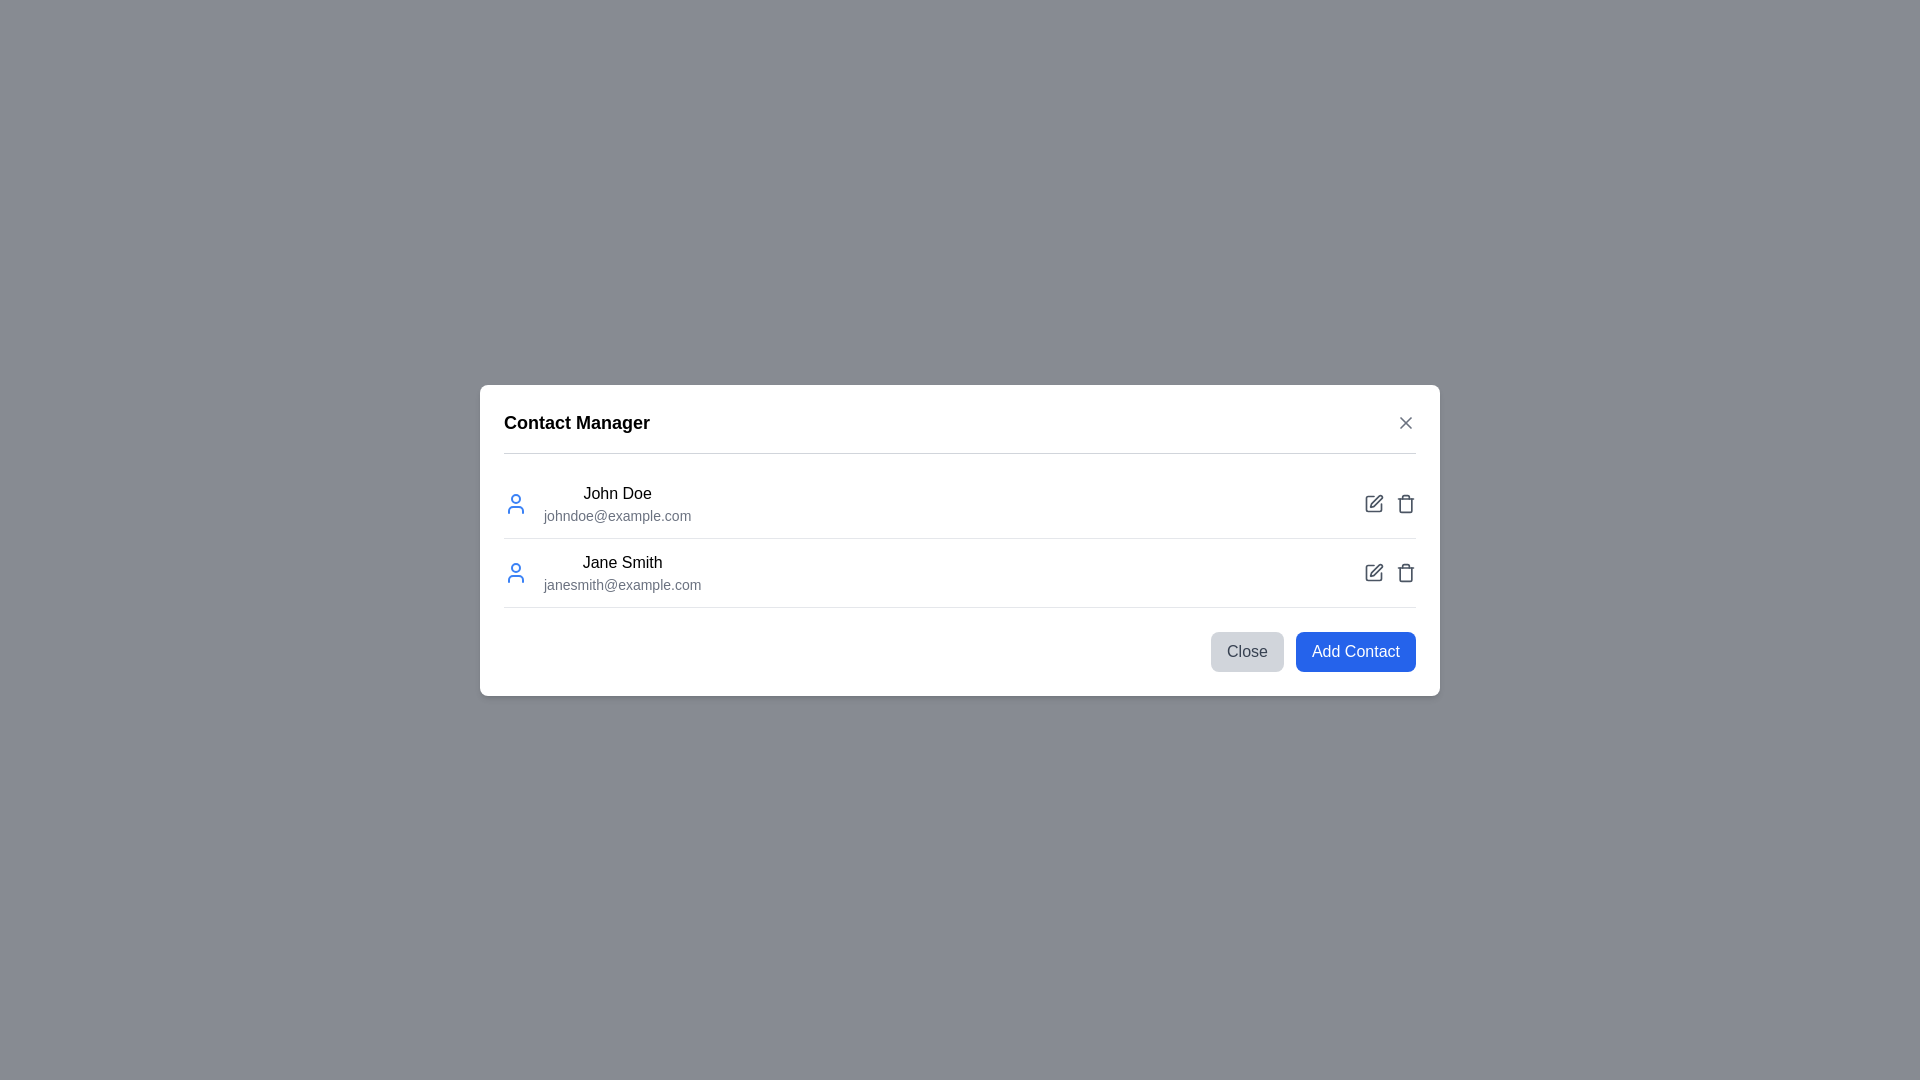 This screenshot has width=1920, height=1080. Describe the element at coordinates (601, 572) in the screenshot. I see `the second contact item in the 'Contact Manager' dialog box to possibly see details about the contact` at that location.